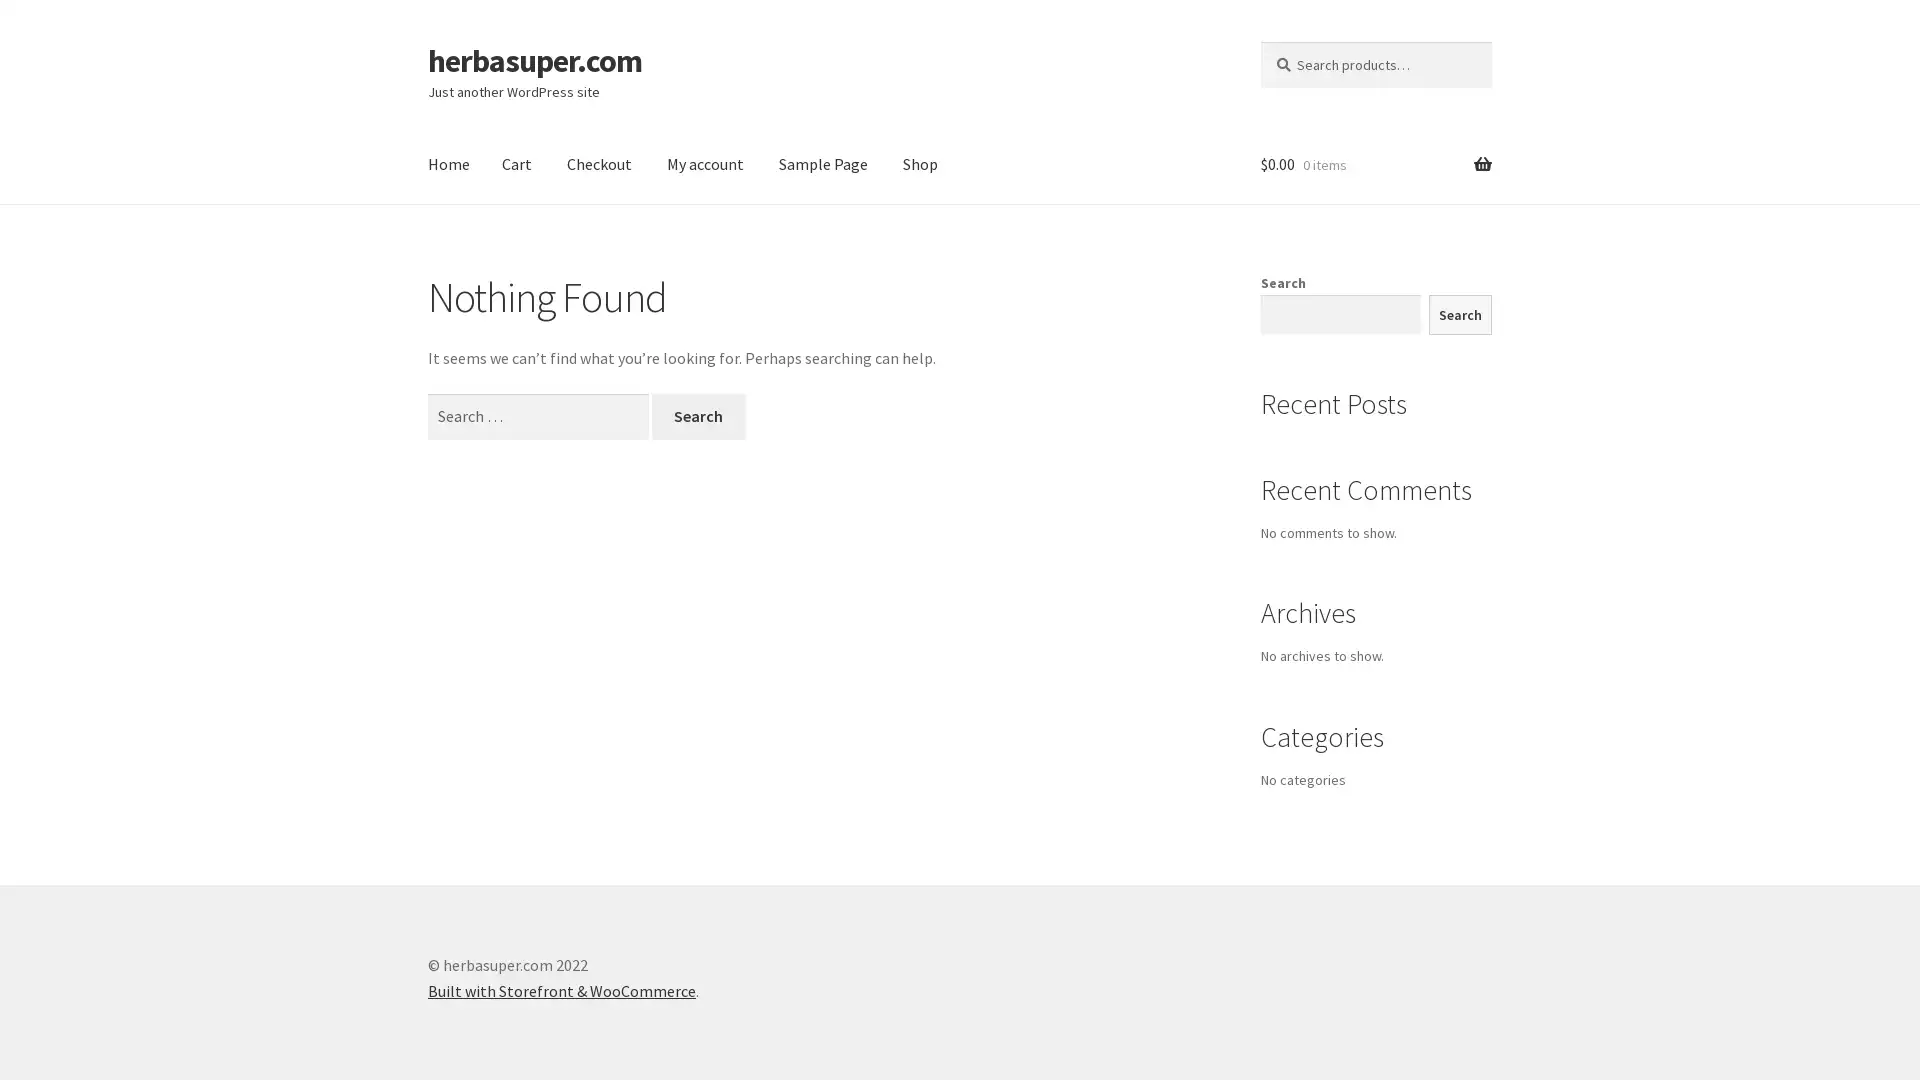 This screenshot has height=1080, width=1920. Describe the element at coordinates (698, 415) in the screenshot. I see `Search` at that location.